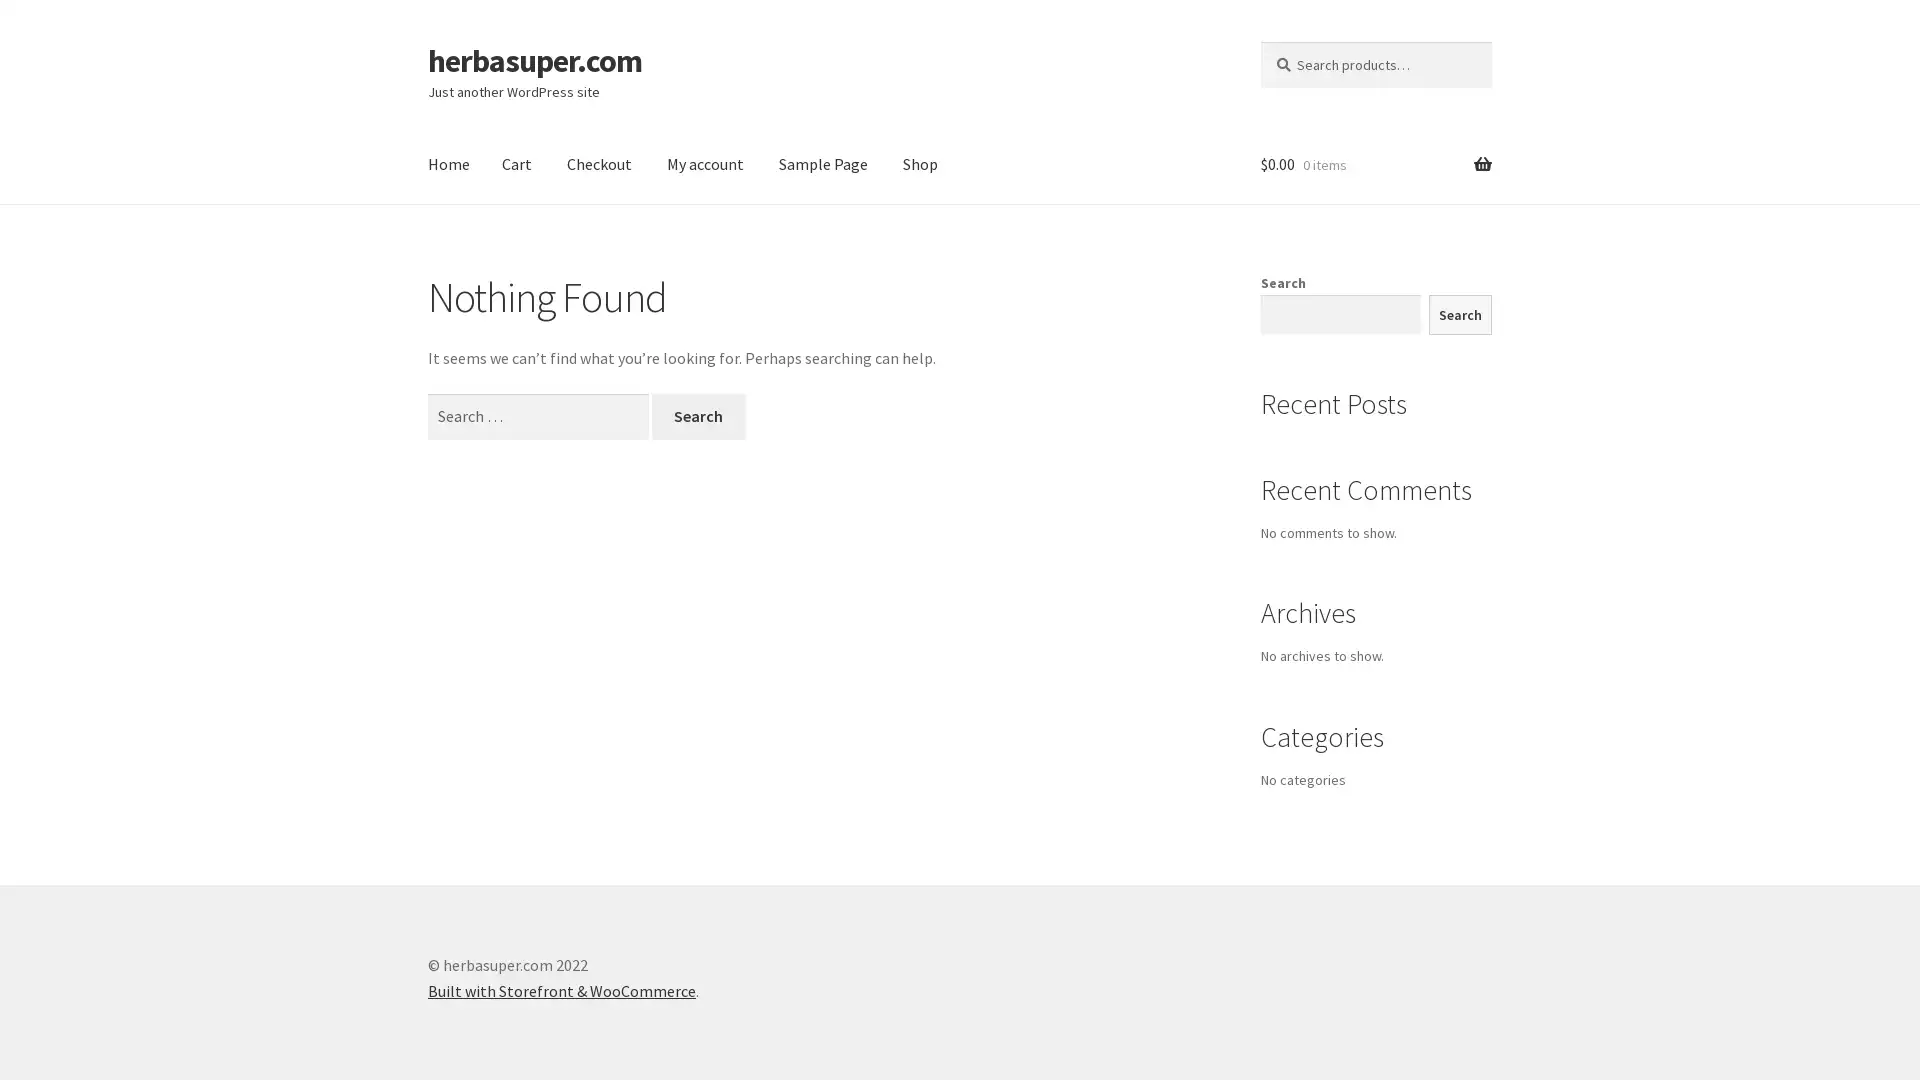 This screenshot has height=1080, width=1920. Describe the element at coordinates (698, 415) in the screenshot. I see `Search` at that location.